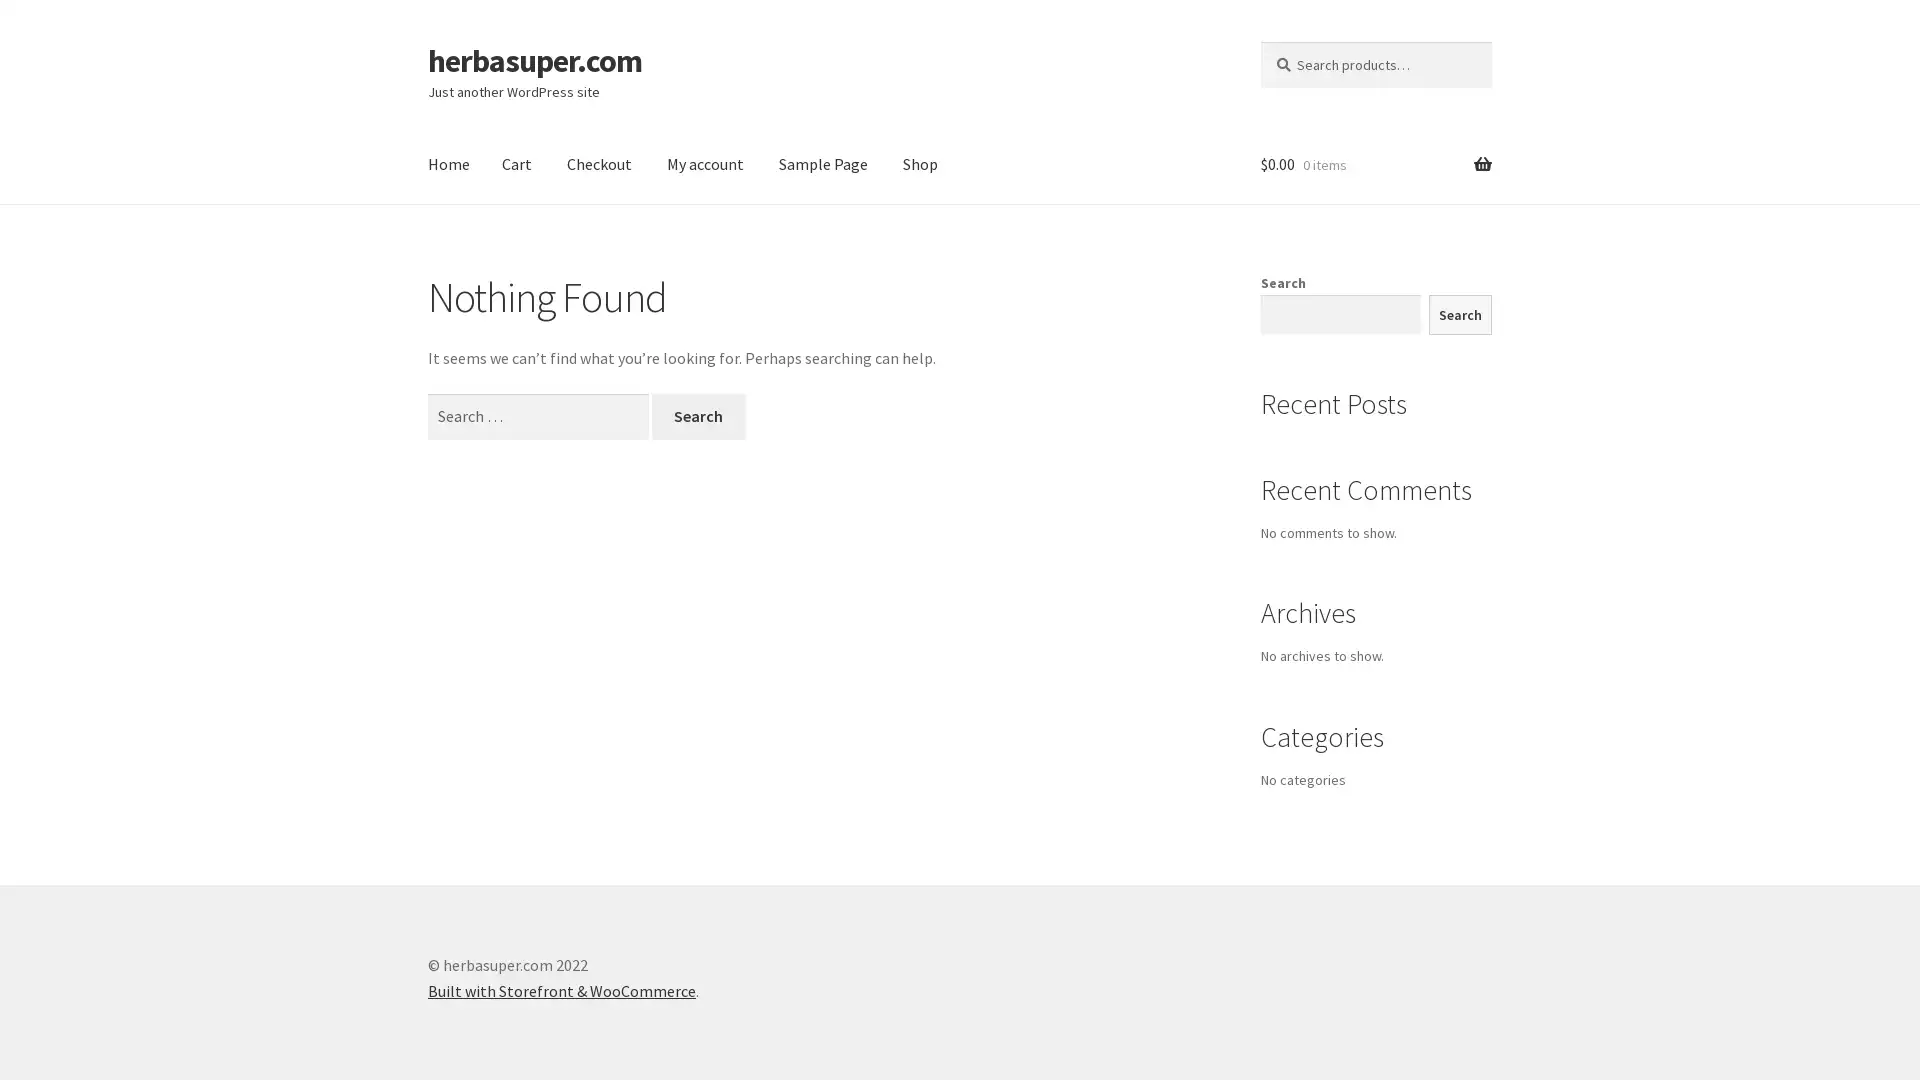 This screenshot has height=1080, width=1920. Describe the element at coordinates (698, 415) in the screenshot. I see `Search` at that location.